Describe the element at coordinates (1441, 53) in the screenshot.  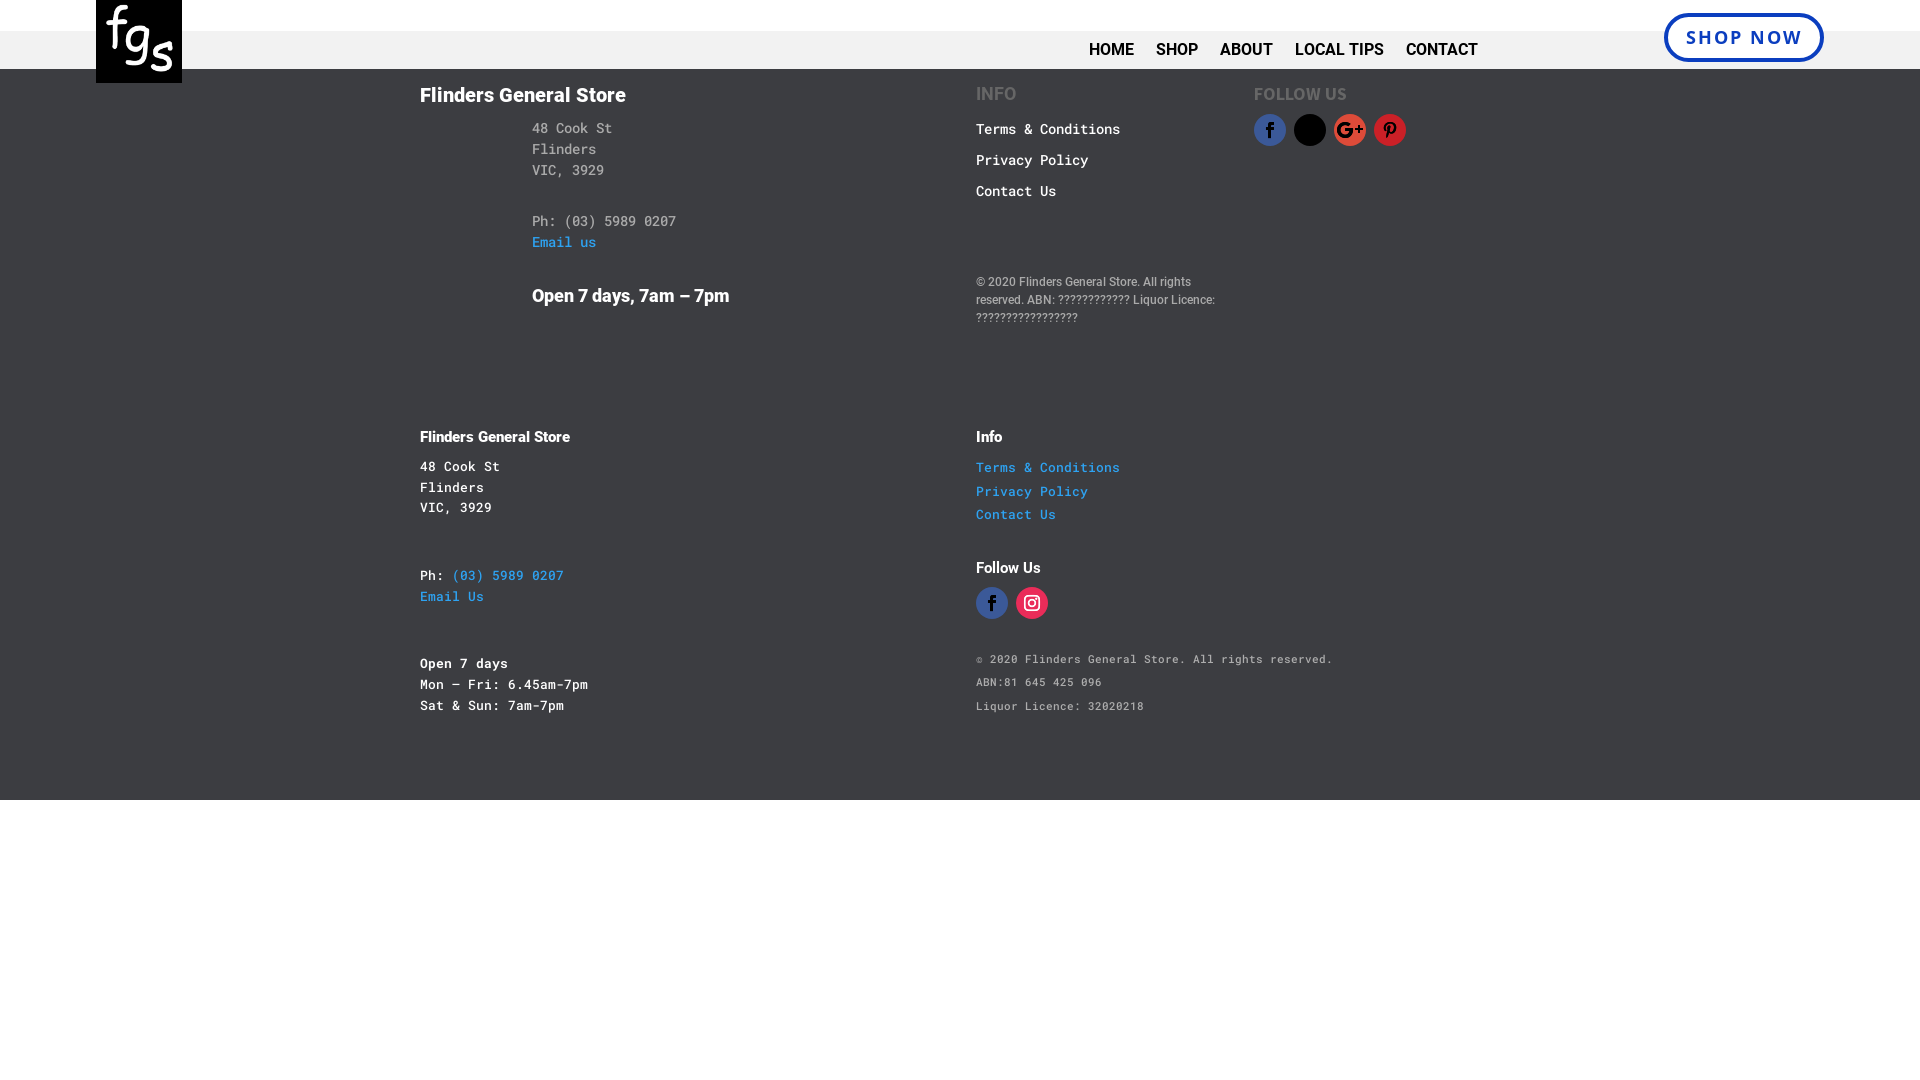
I see `'CONTACT'` at that location.